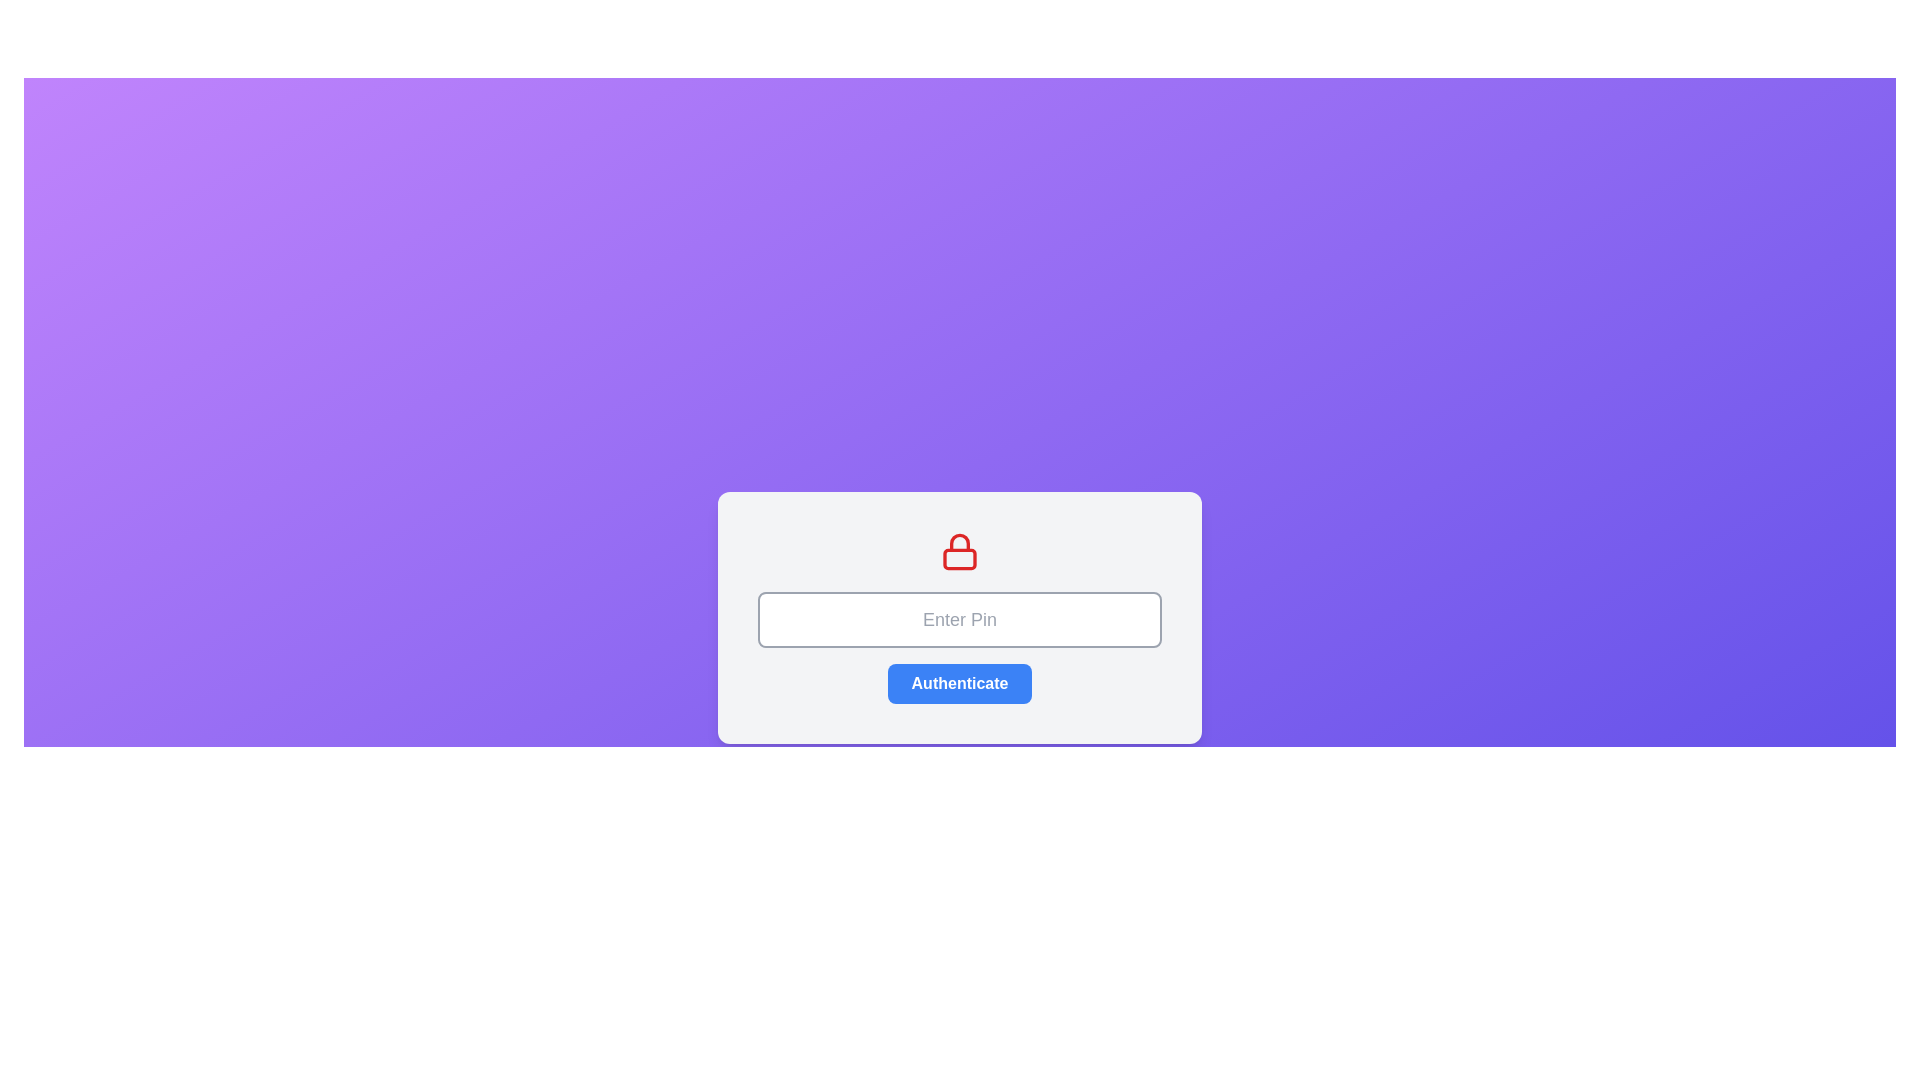 The height and width of the screenshot is (1080, 1920). I want to click on the lower rectangular portion of the lock icon, which symbolizes security or authentication and is located above the text field in the center of the modal window, so click(960, 559).